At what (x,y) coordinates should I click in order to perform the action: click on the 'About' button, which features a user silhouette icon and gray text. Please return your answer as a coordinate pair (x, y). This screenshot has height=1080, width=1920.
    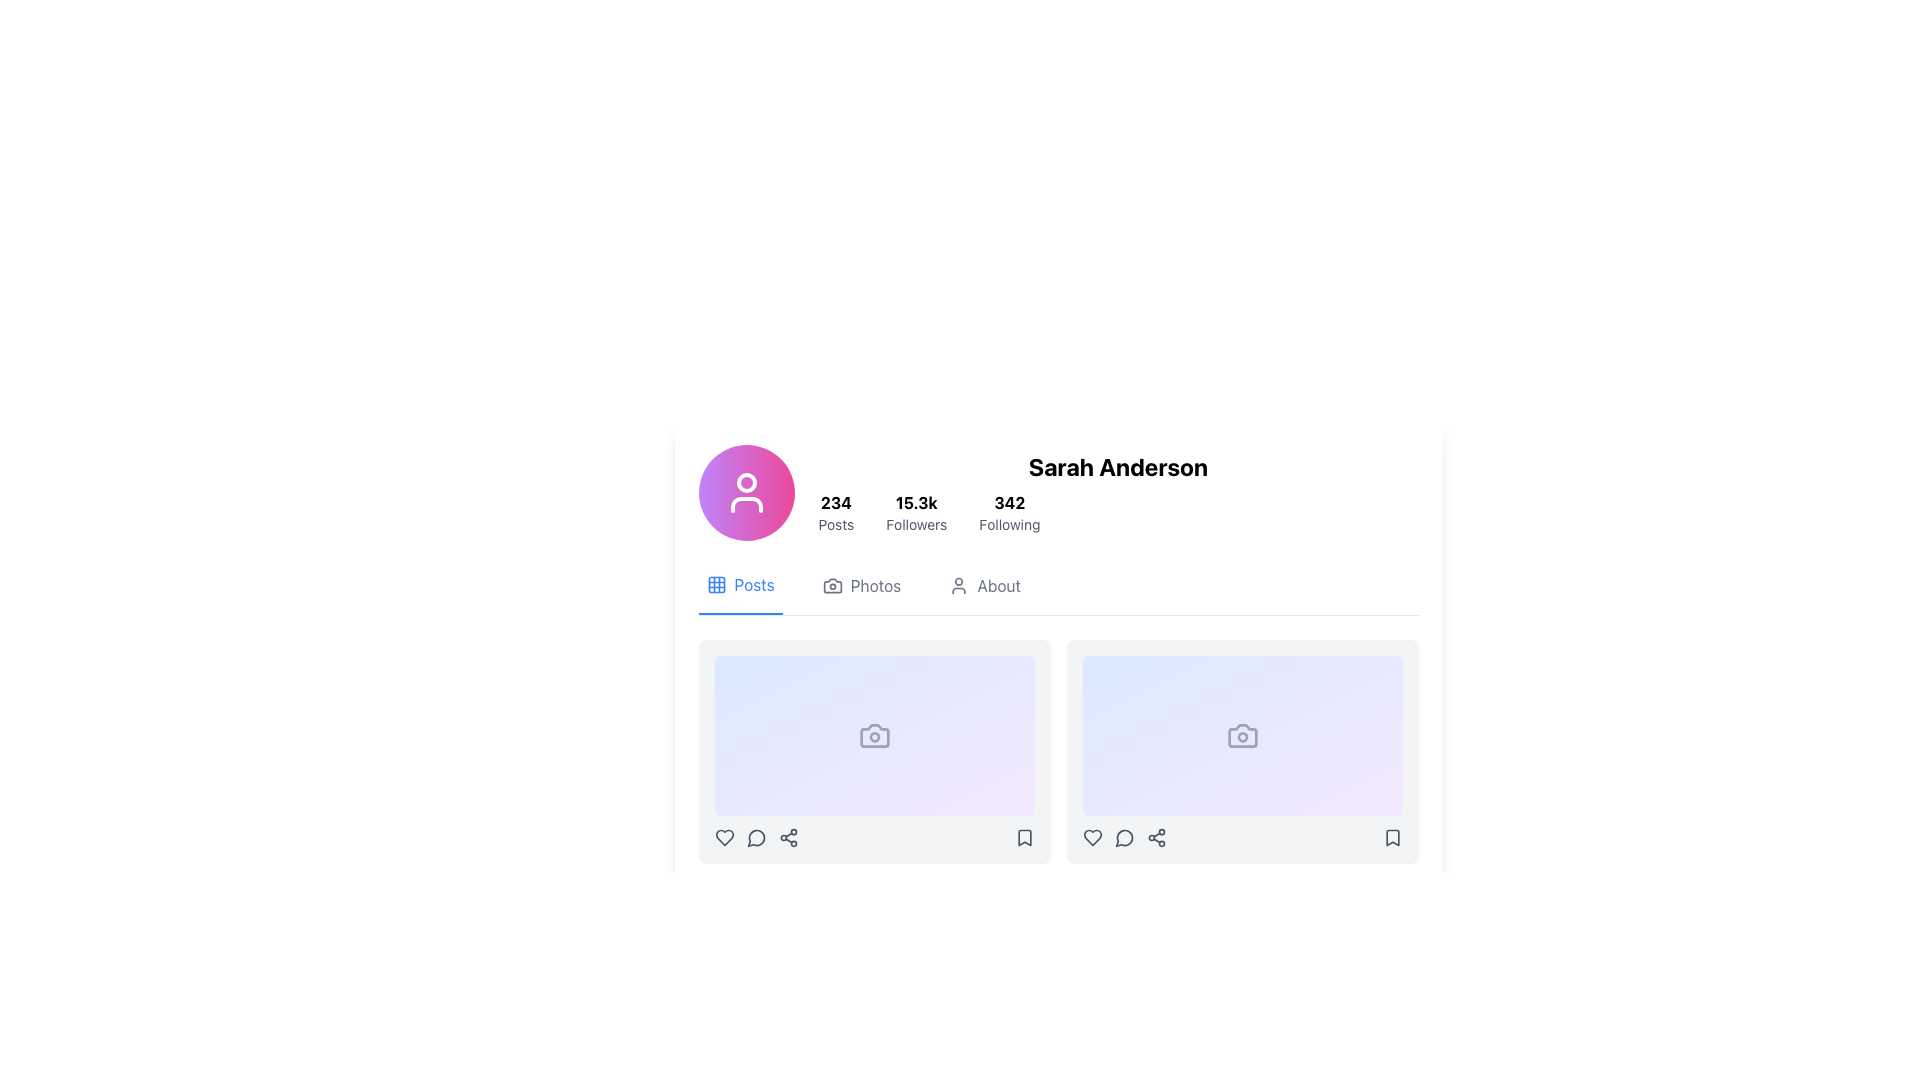
    Looking at the image, I should click on (985, 593).